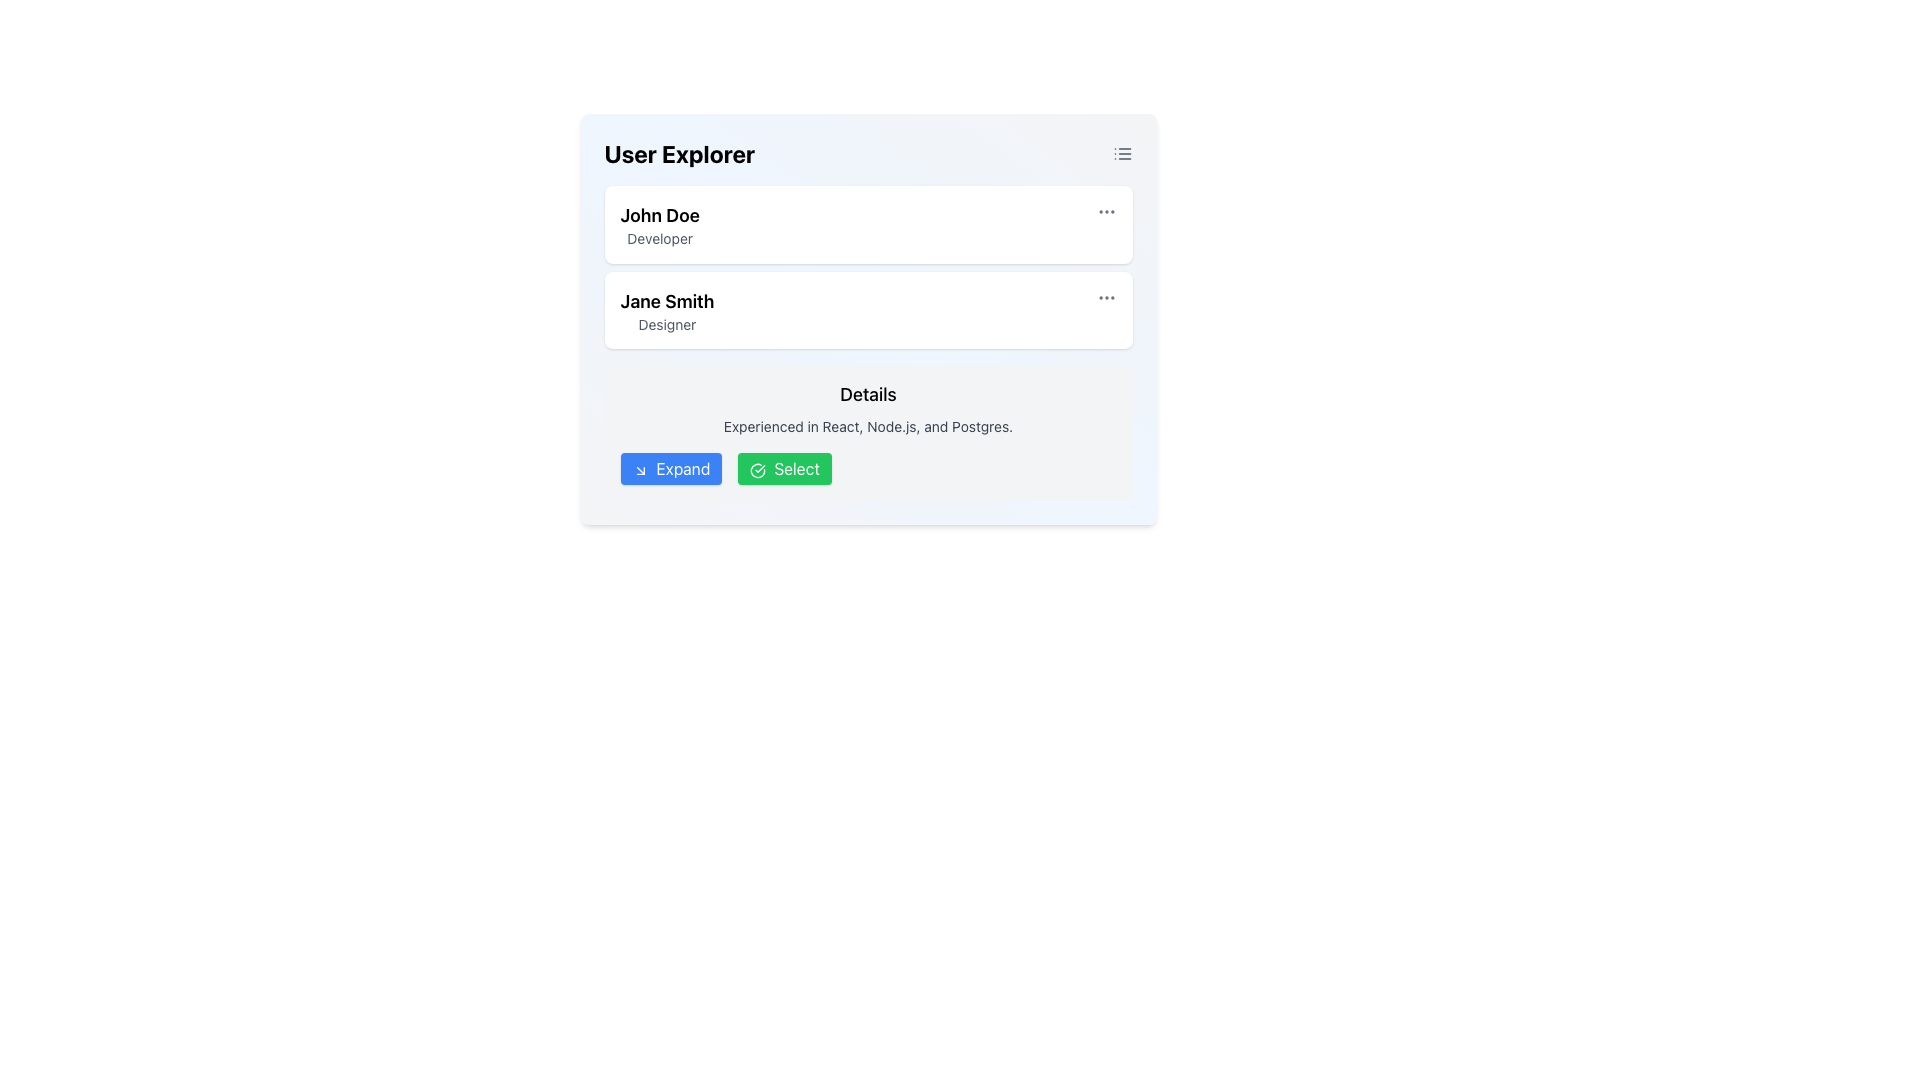  I want to click on the Information Tile that displays 'John Doe' and 'Developer', which is the first tile below the 'User Explorer' title, so click(868, 224).